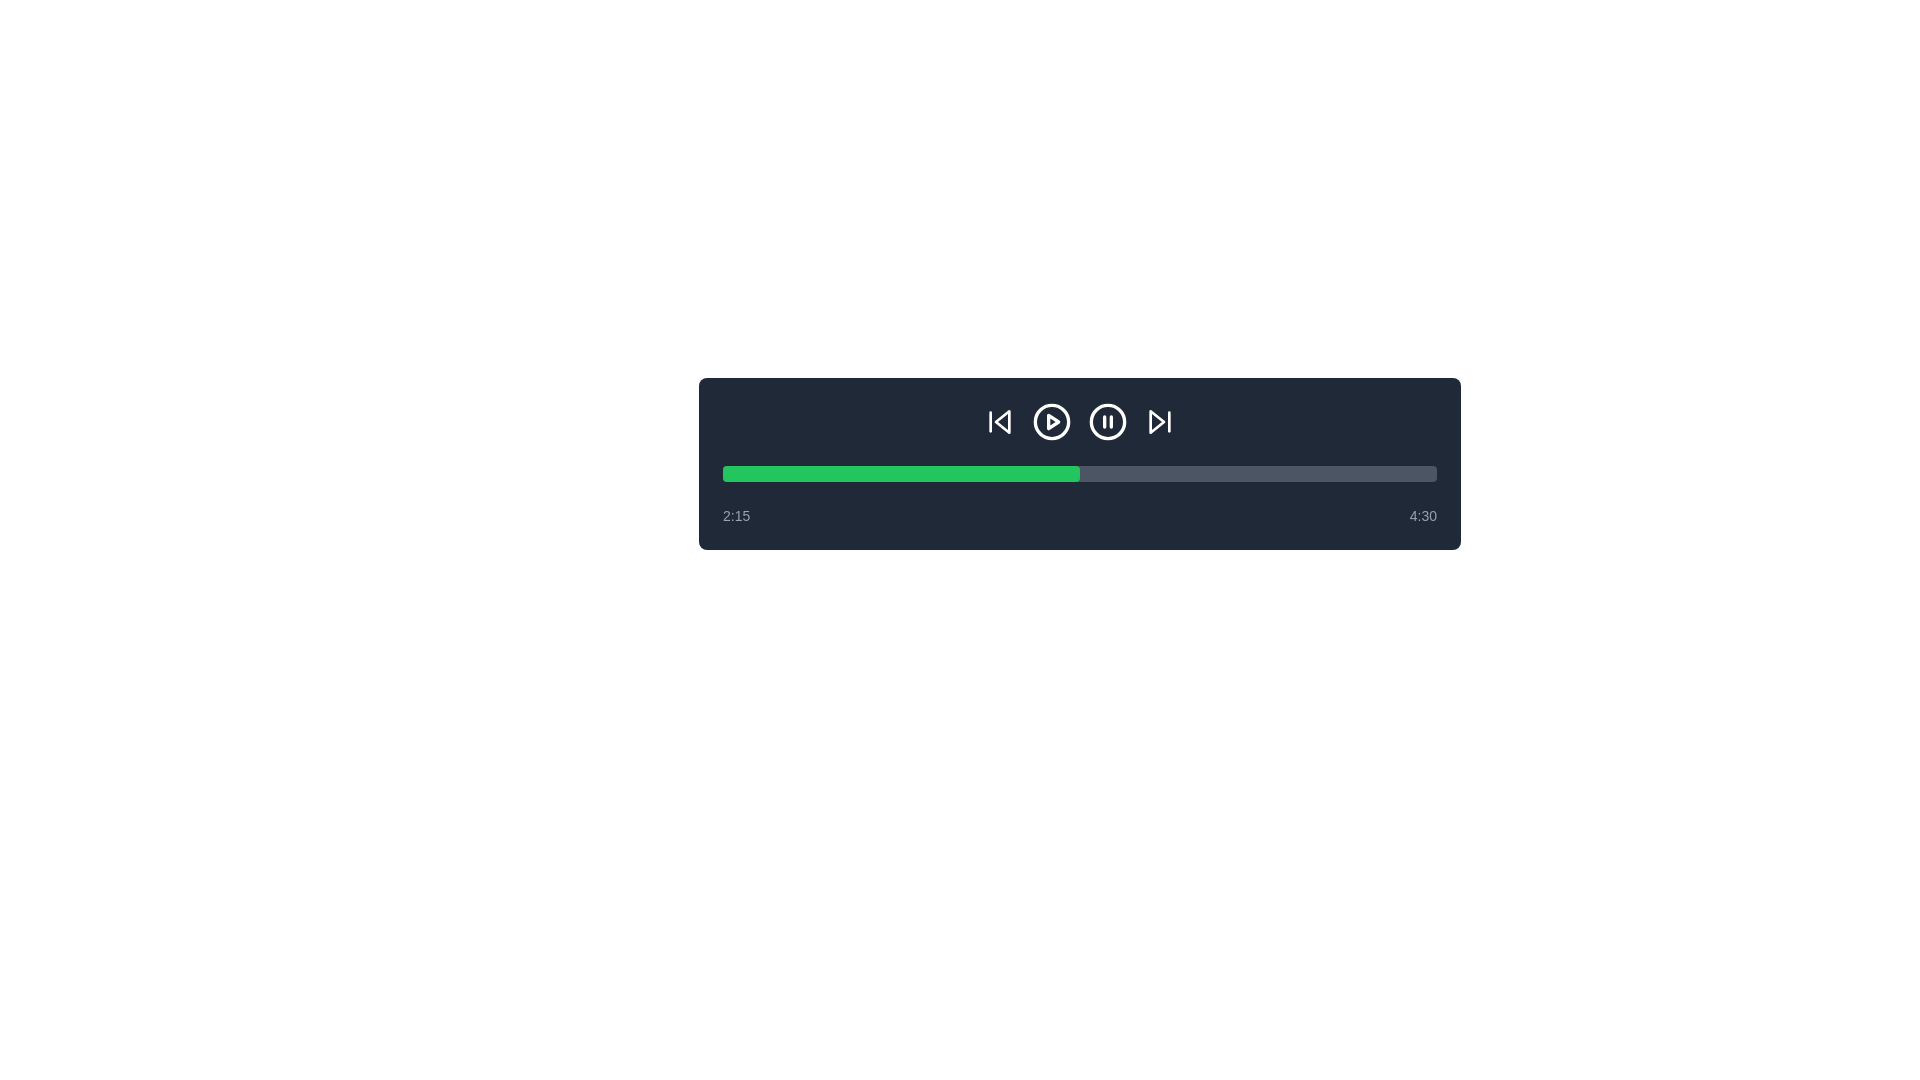 Image resolution: width=1920 pixels, height=1080 pixels. What do you see at coordinates (1422, 515) in the screenshot?
I see `the text label displaying the total or remaining duration time of media playback` at bounding box center [1422, 515].